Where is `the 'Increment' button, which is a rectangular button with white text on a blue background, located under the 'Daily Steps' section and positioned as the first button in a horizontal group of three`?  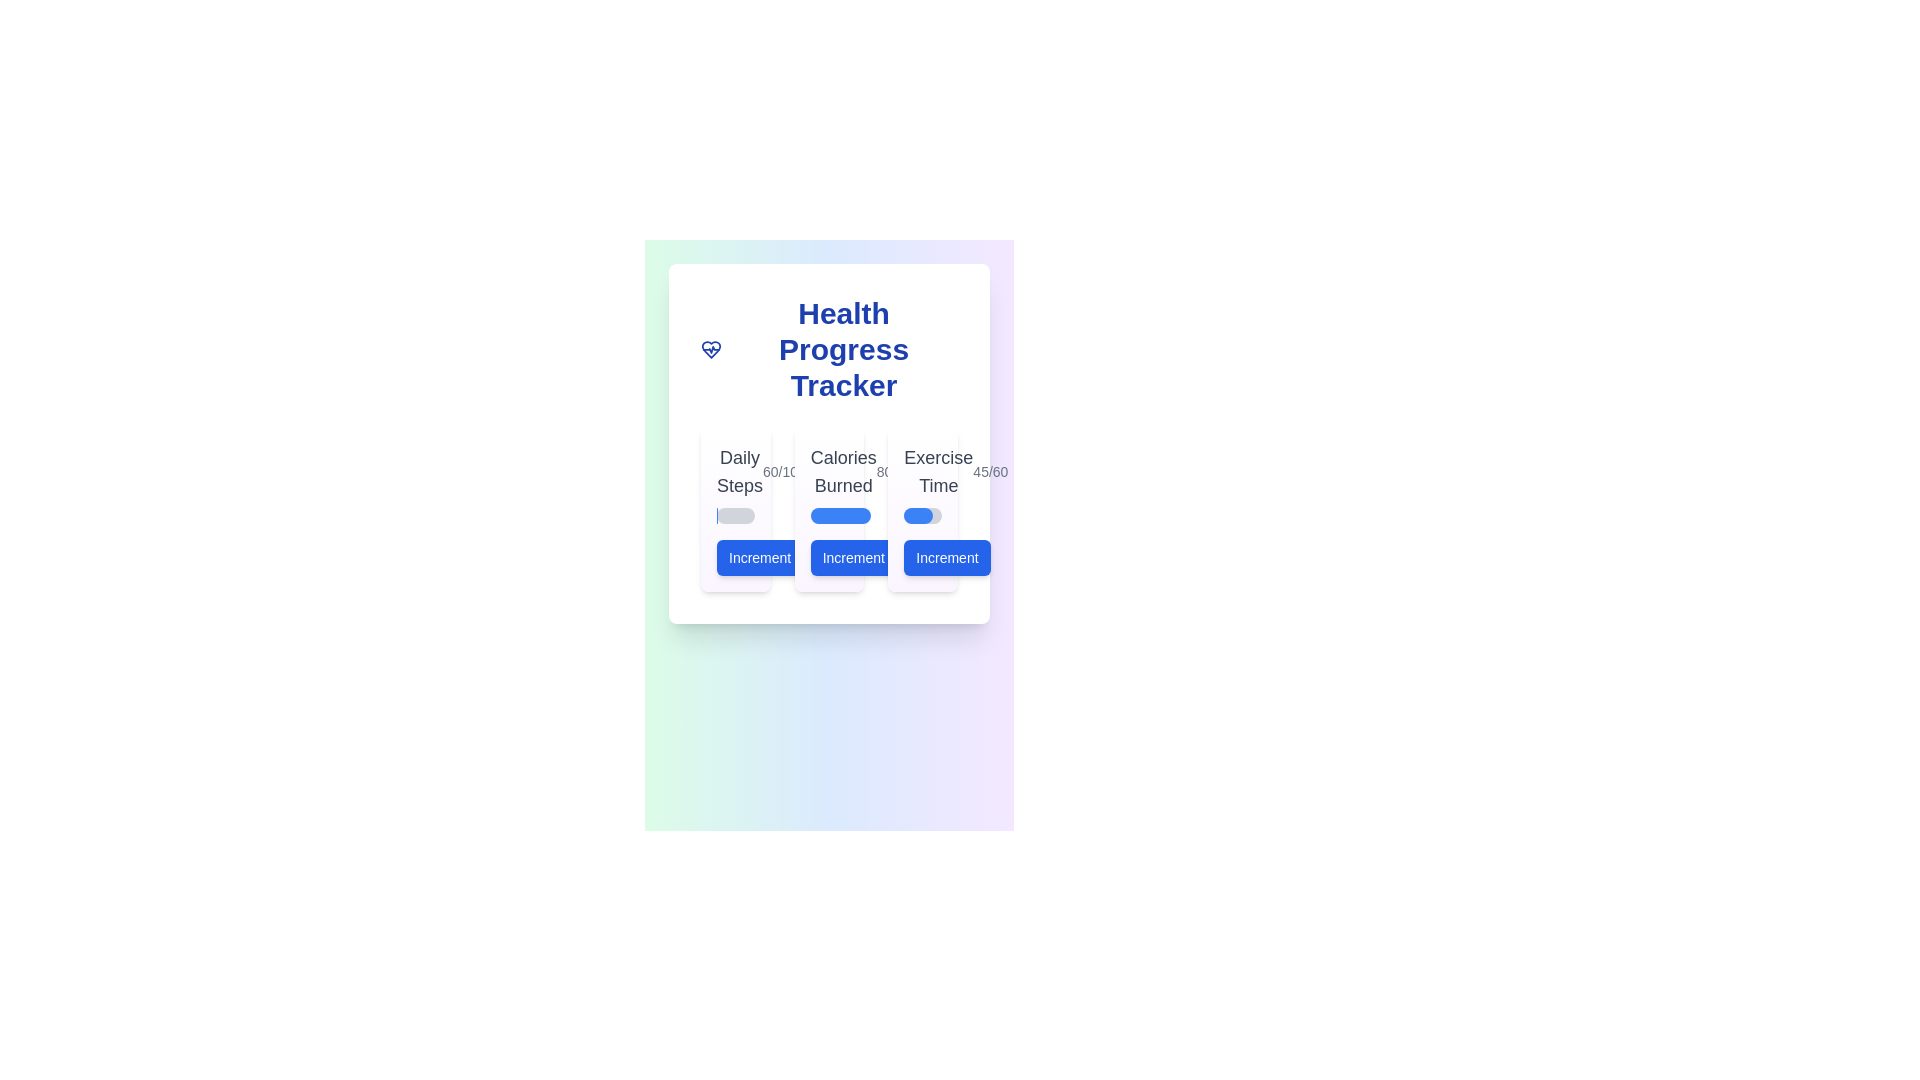
the 'Increment' button, which is a rectangular button with white text on a blue background, located under the 'Daily Steps' section and positioned as the first button in a horizontal group of three is located at coordinates (759, 558).